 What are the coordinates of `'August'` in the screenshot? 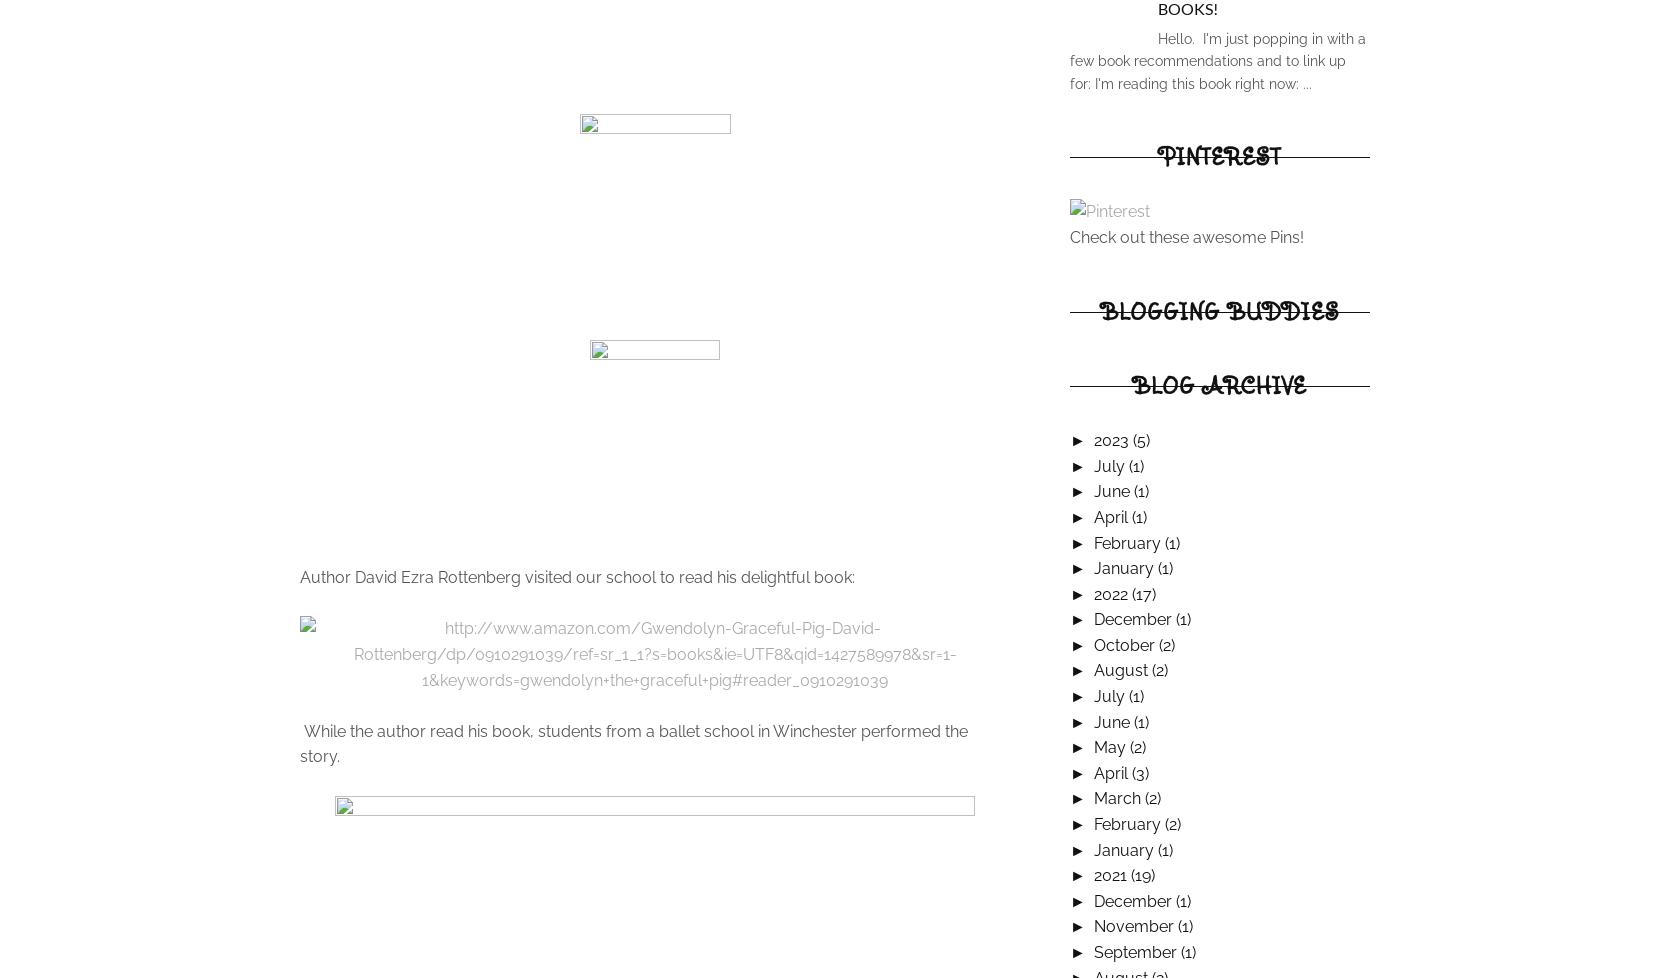 It's located at (1092, 670).